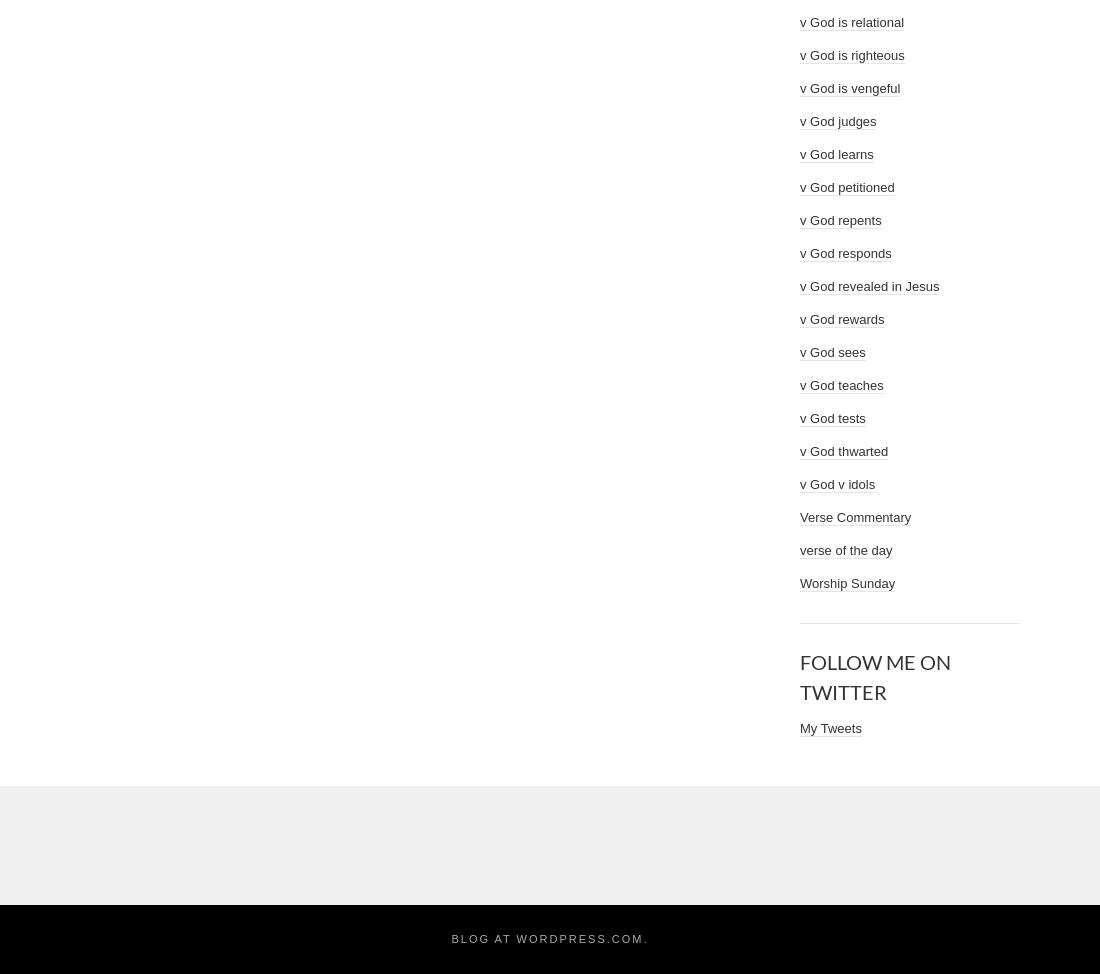 The image size is (1100, 974). What do you see at coordinates (800, 153) in the screenshot?
I see `'v God learns'` at bounding box center [800, 153].